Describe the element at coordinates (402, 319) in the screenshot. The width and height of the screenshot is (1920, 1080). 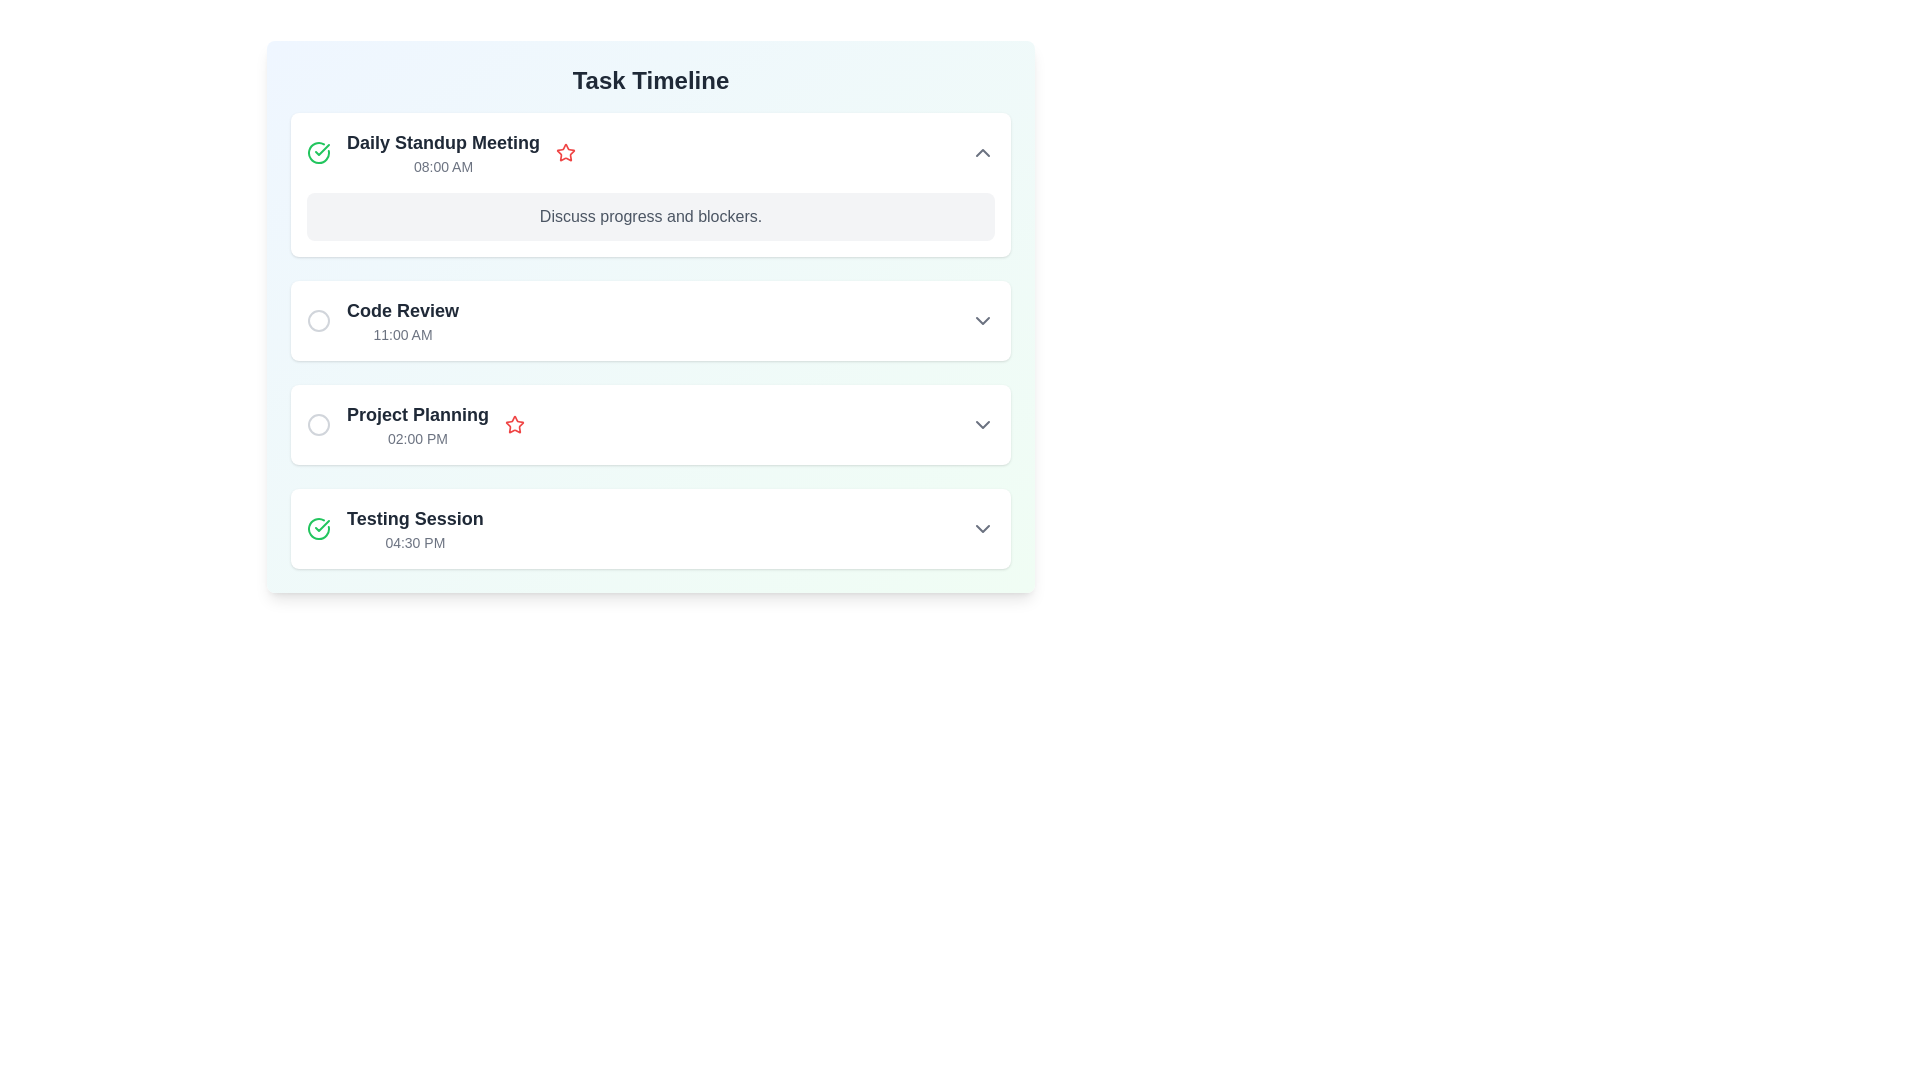
I see `text from the Text block titled 'Code Review' which displays 'Code Review' in bold and '11:00 AM' in a smaller font beneath it` at that location.